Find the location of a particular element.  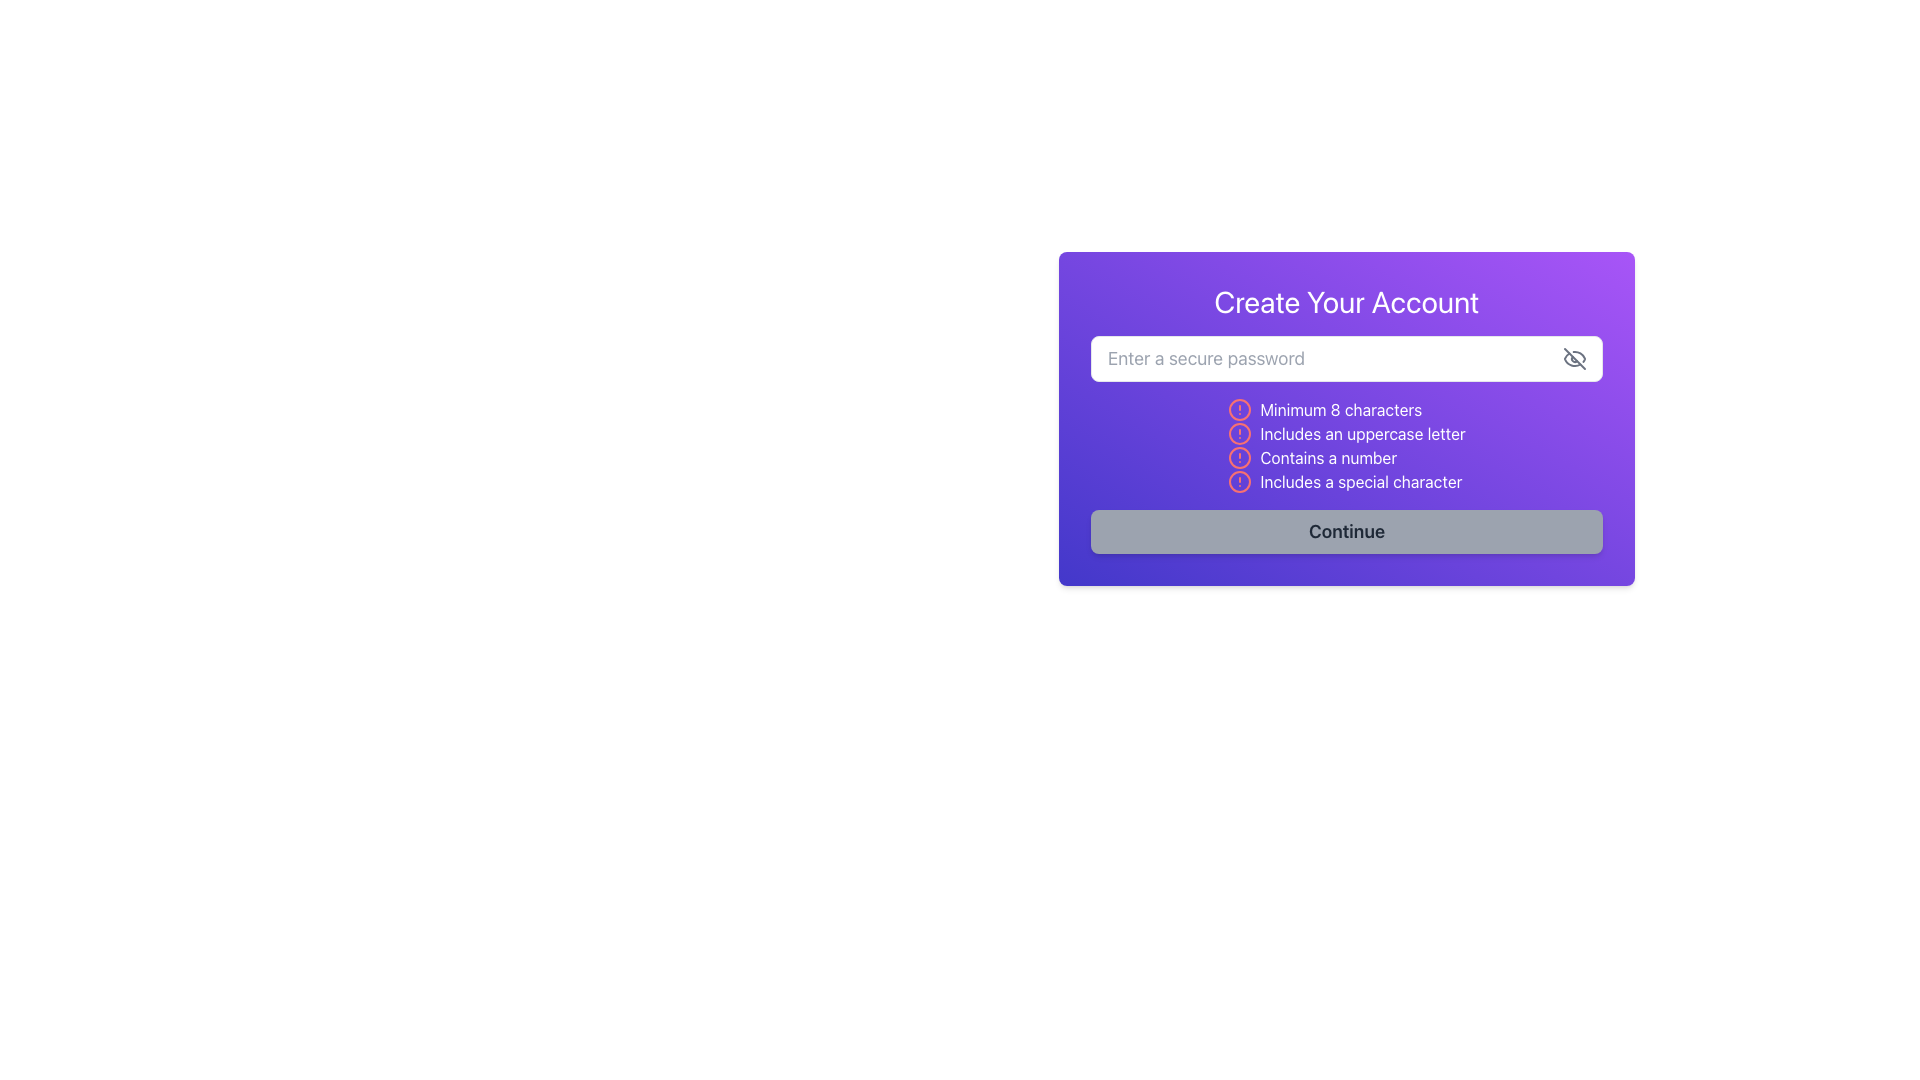

the button located at the right end of the password input field is located at coordinates (1573, 357).